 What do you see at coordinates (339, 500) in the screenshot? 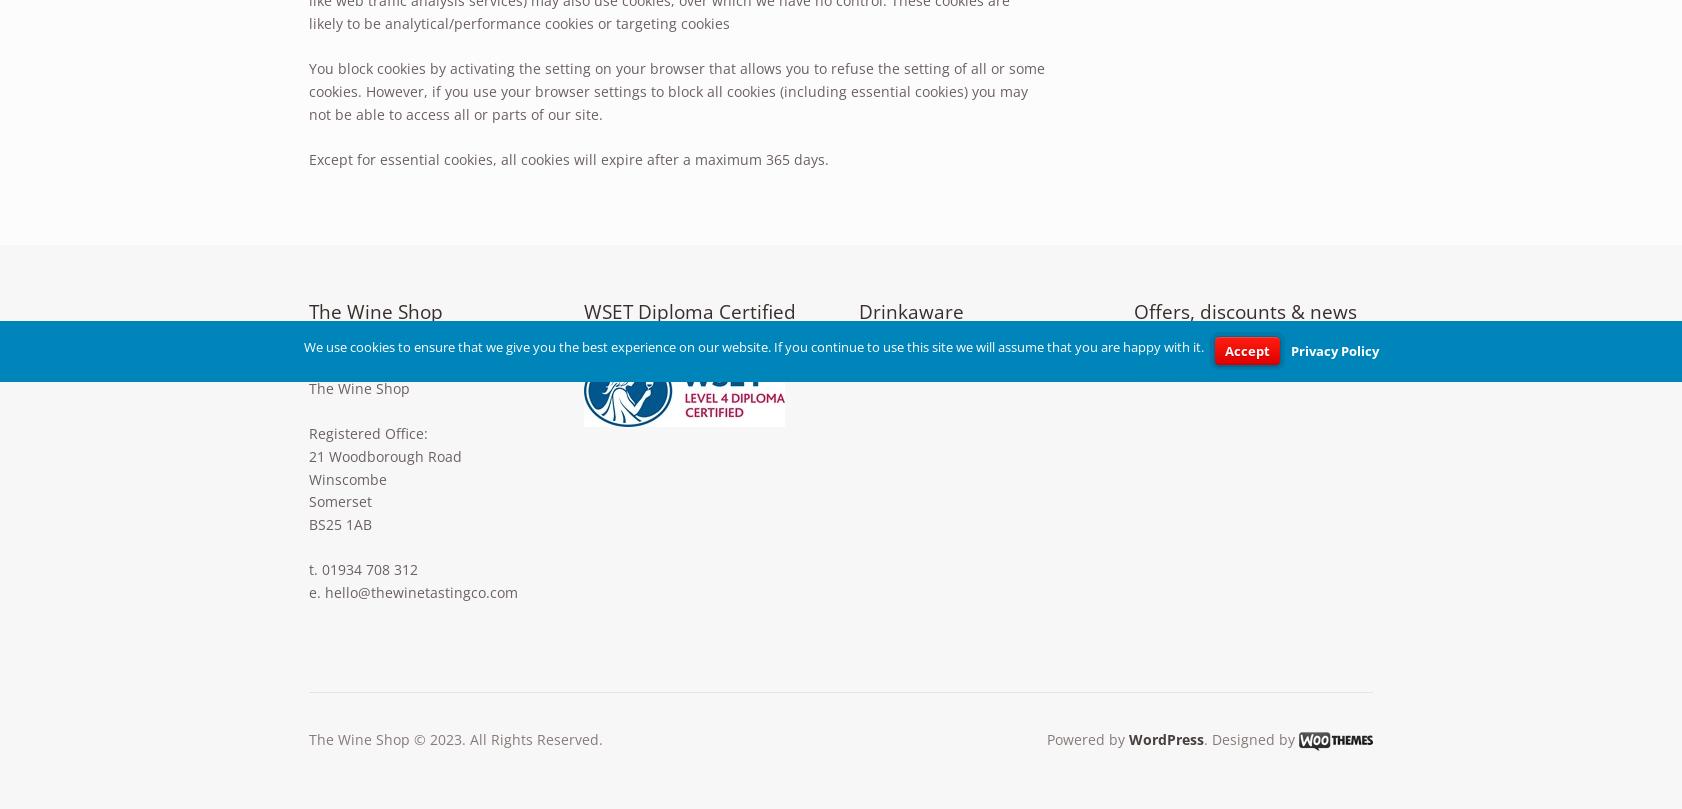
I see `'Somerset'` at bounding box center [339, 500].